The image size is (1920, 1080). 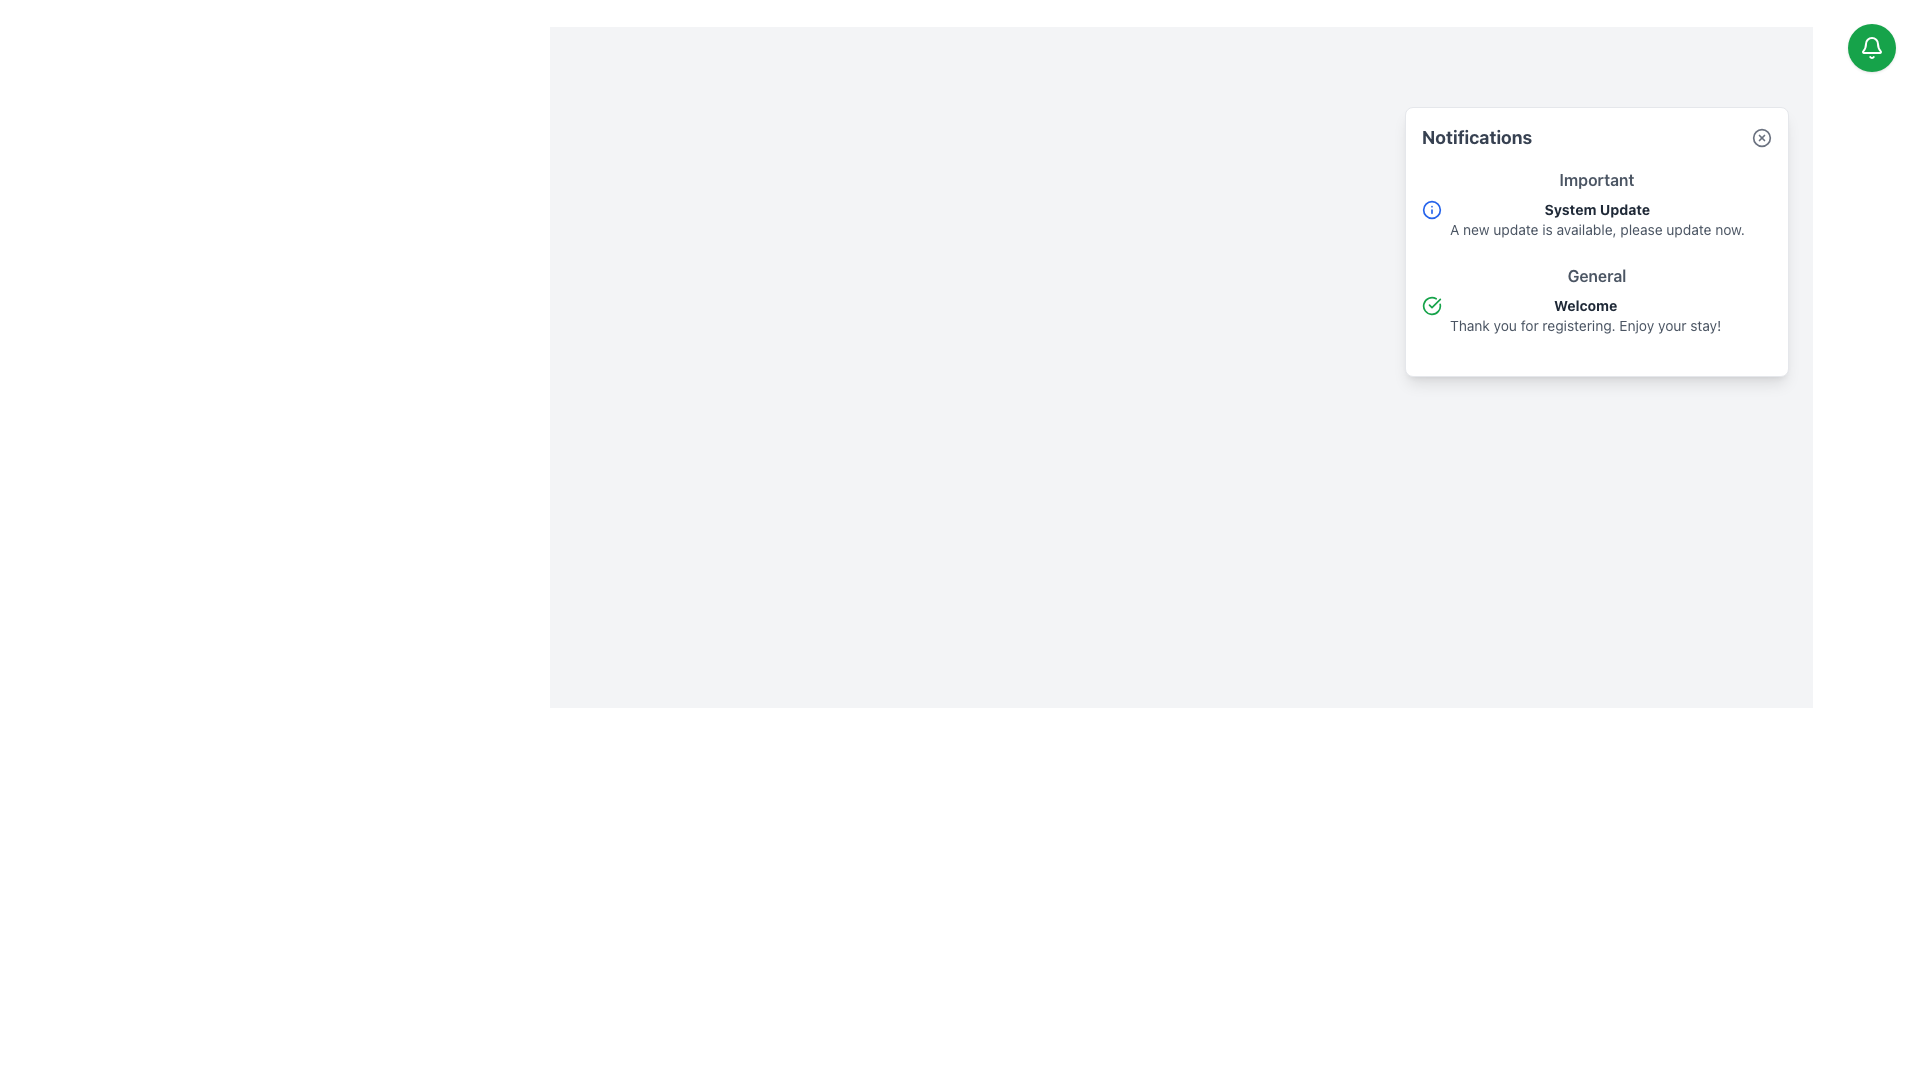 I want to click on the green circular checkmark icon located to the left of the 'Welcome' message in the notification panel, so click(x=1430, y=305).